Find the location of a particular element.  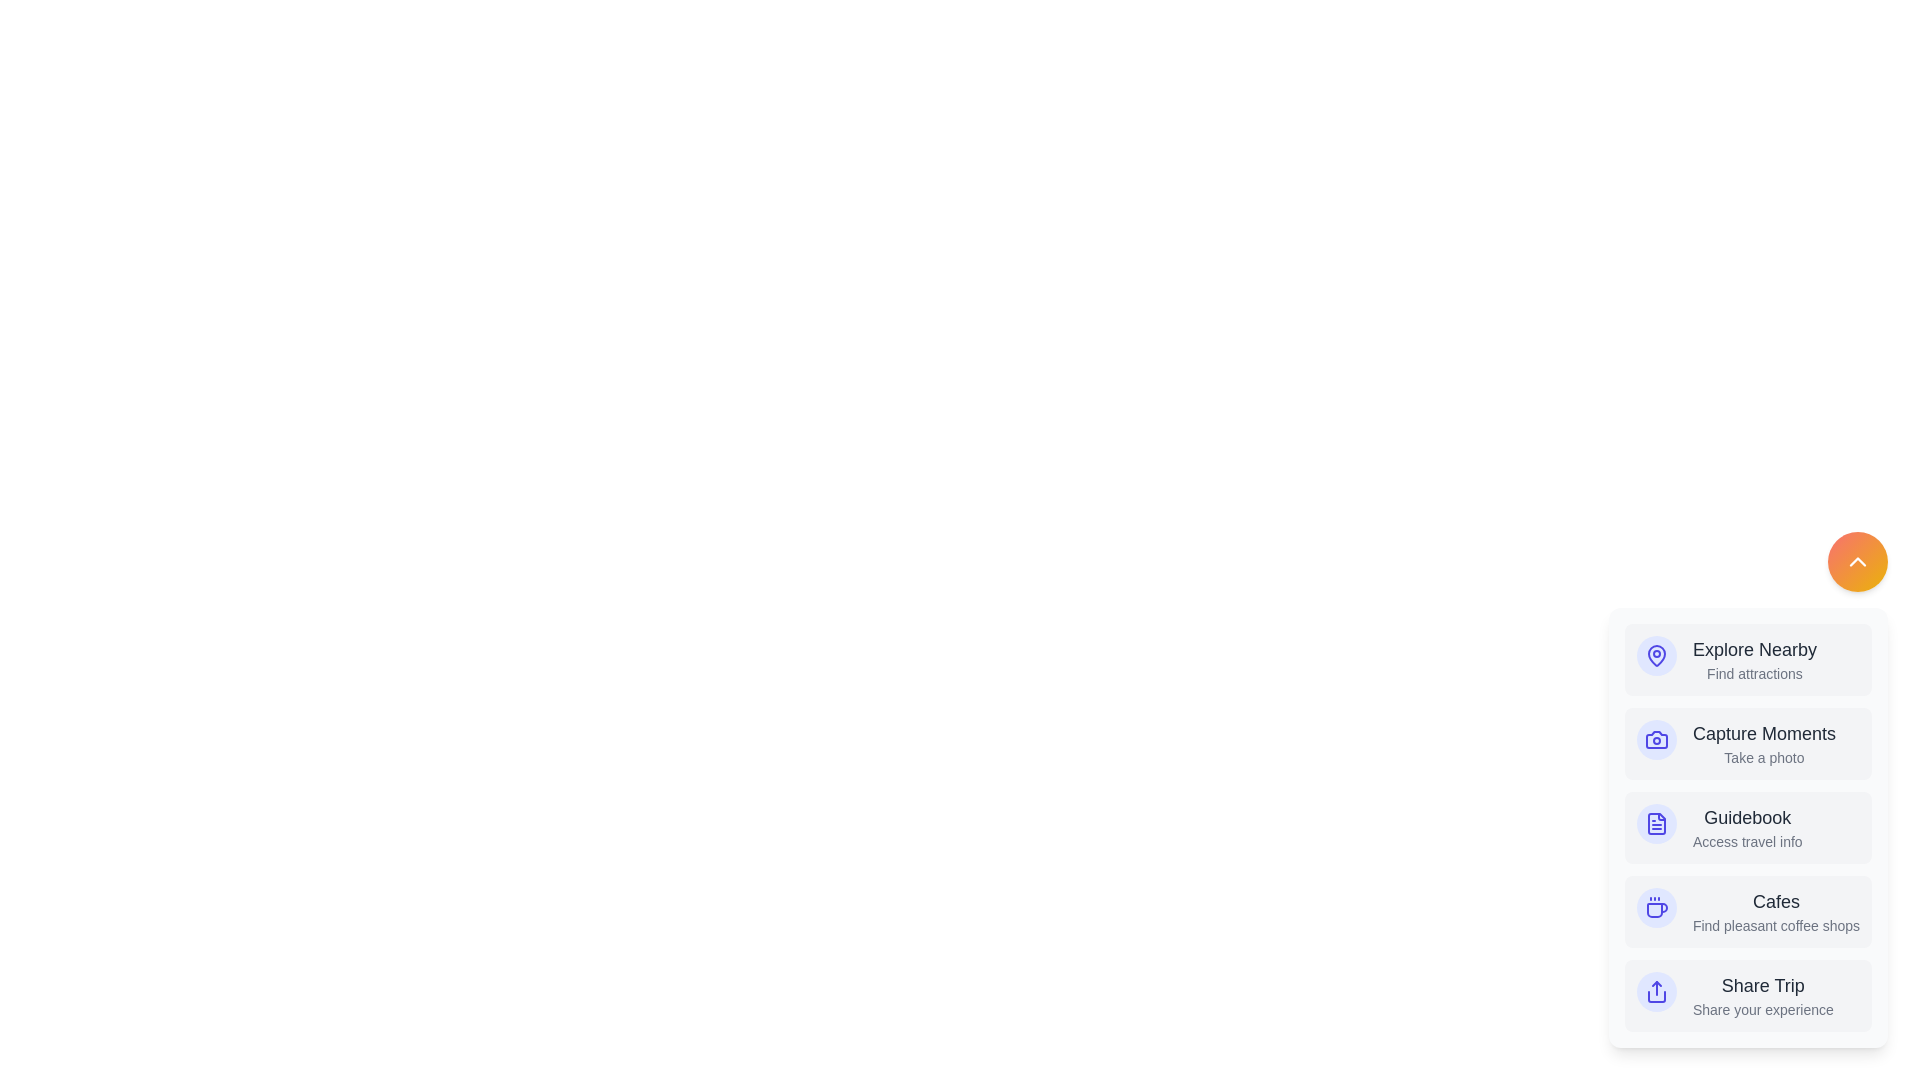

the toggle button to change the menu visibility is located at coordinates (1856, 562).